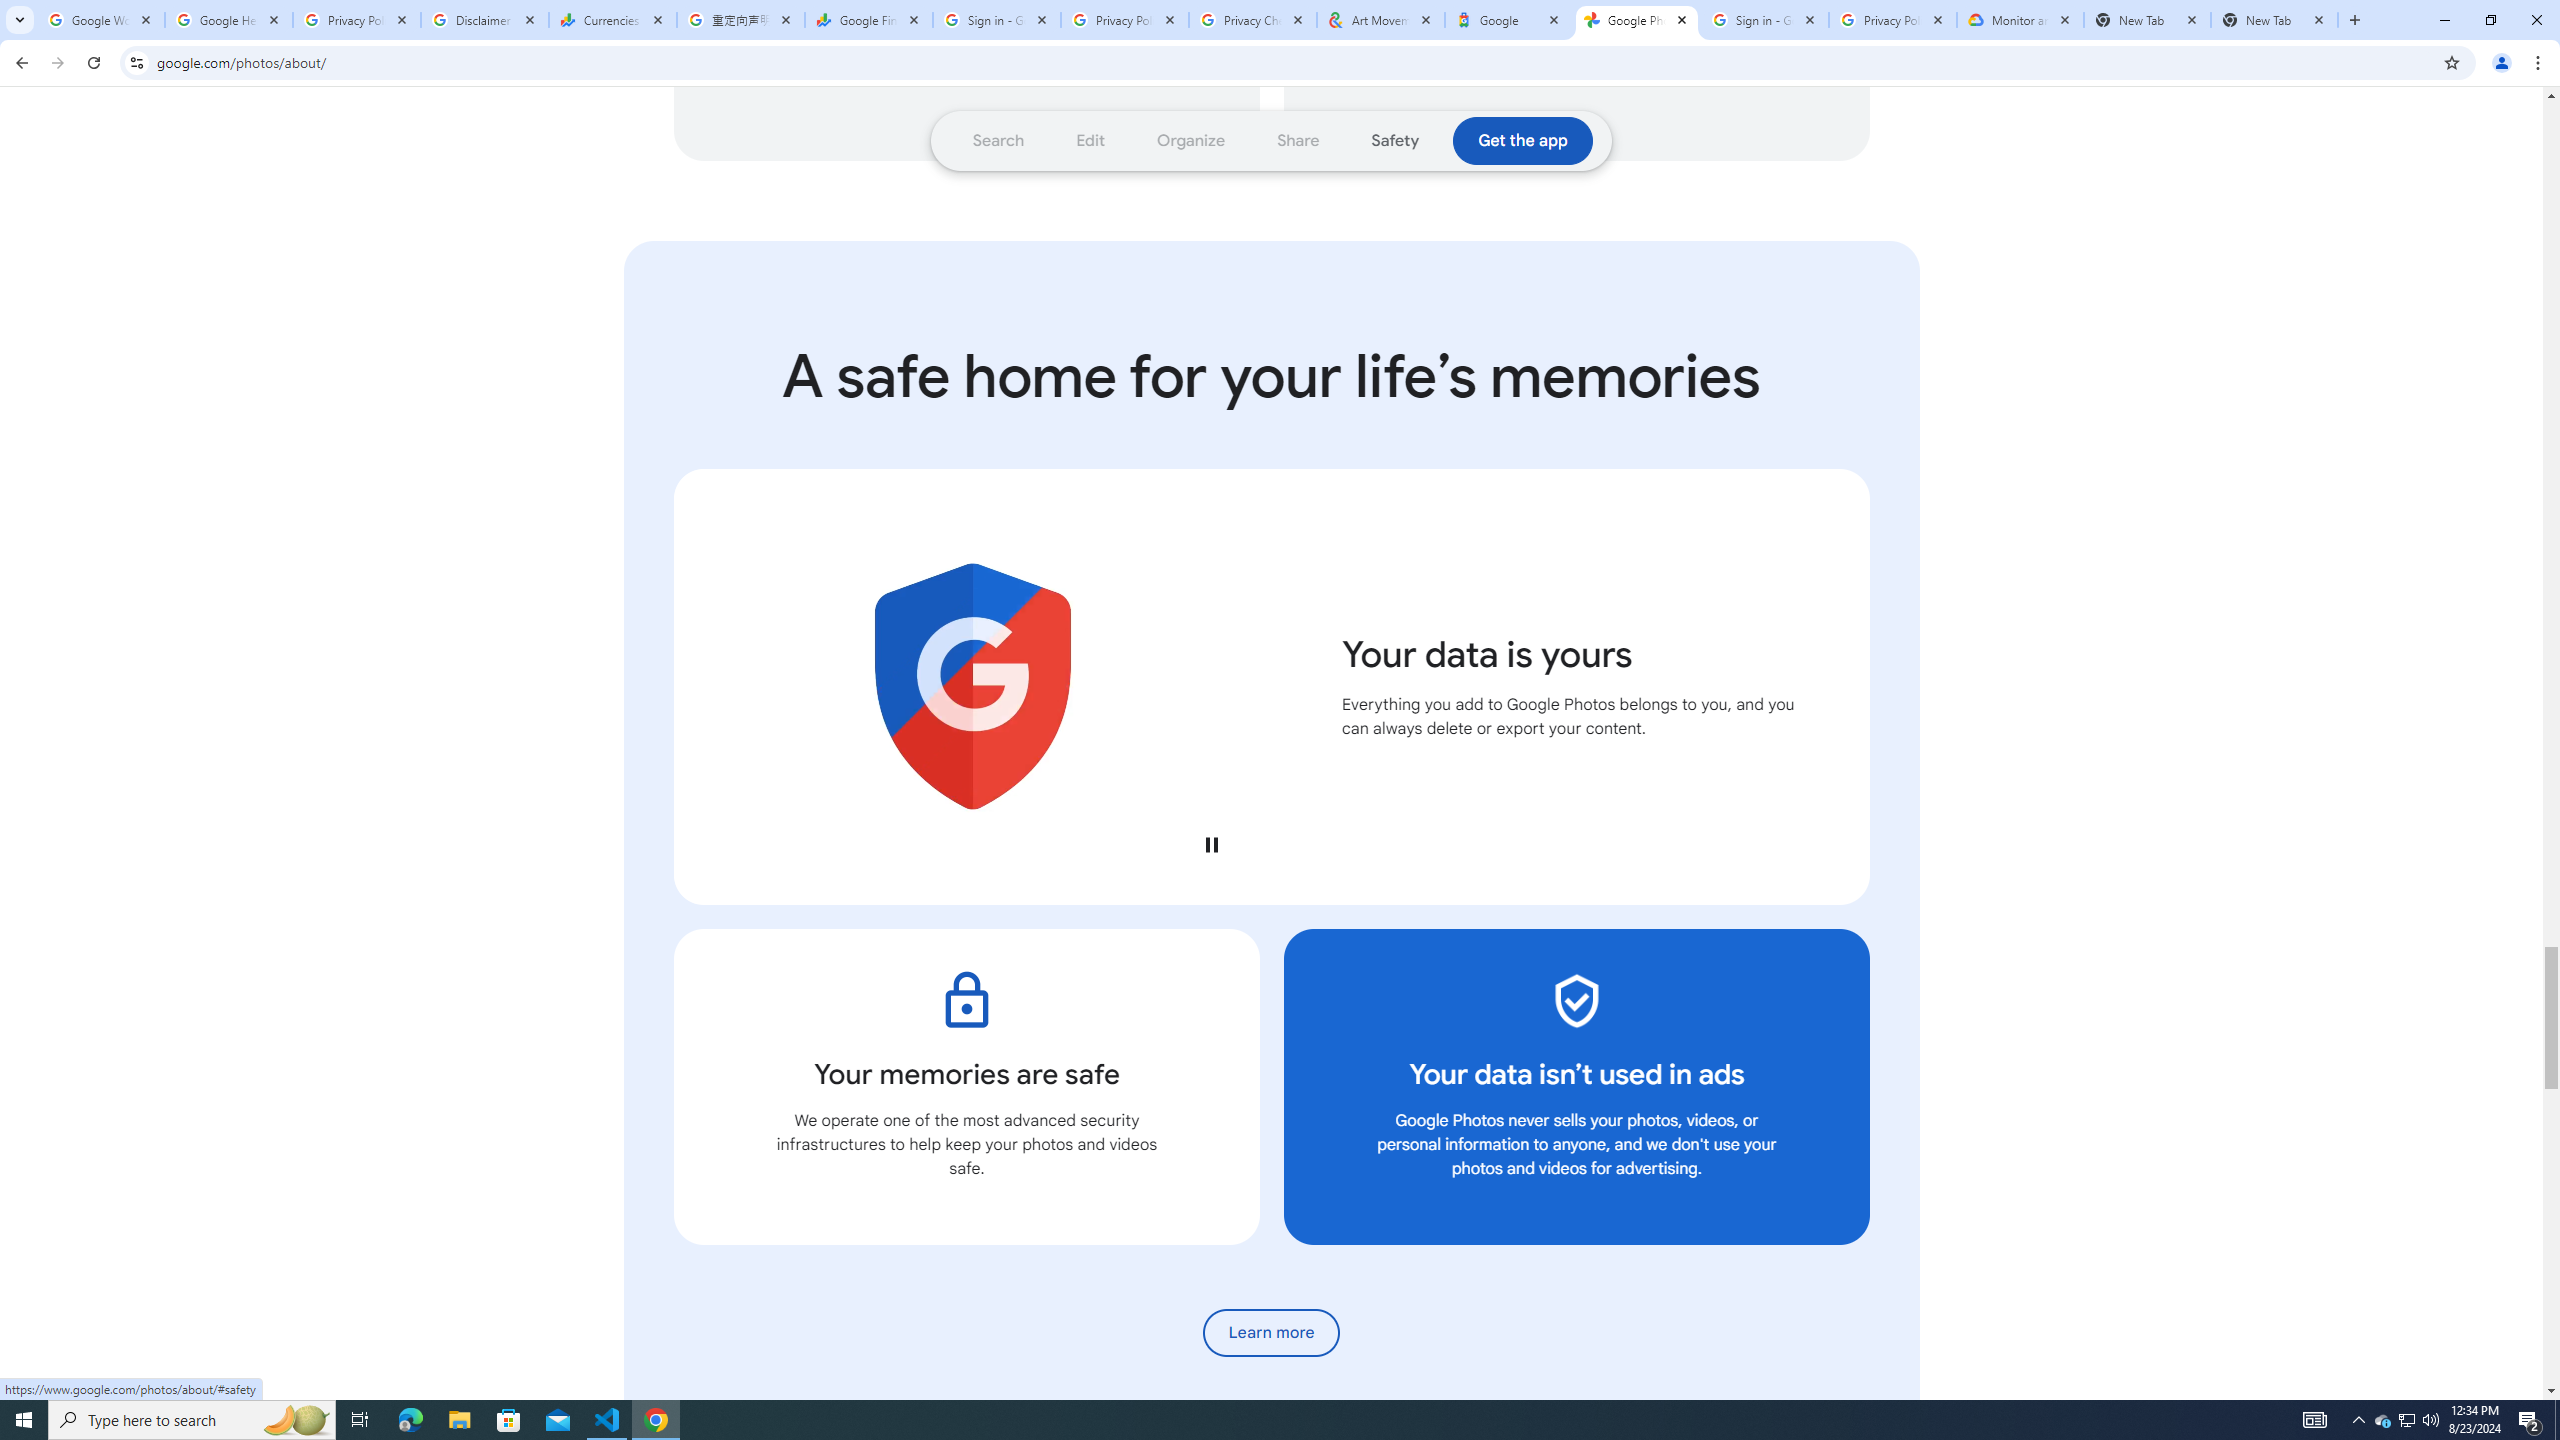  What do you see at coordinates (2274, 19) in the screenshot?
I see `'New Tab'` at bounding box center [2274, 19].